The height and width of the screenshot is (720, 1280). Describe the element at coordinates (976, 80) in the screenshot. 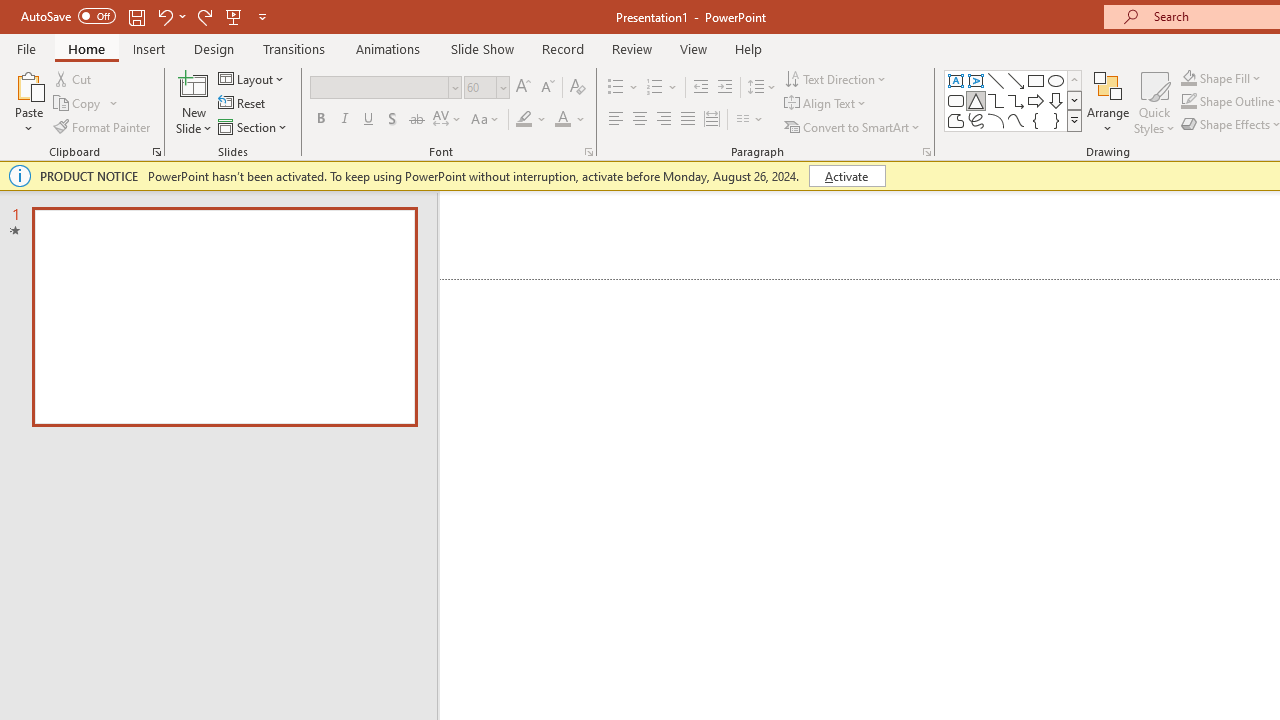

I see `'Vertical Text Box'` at that location.